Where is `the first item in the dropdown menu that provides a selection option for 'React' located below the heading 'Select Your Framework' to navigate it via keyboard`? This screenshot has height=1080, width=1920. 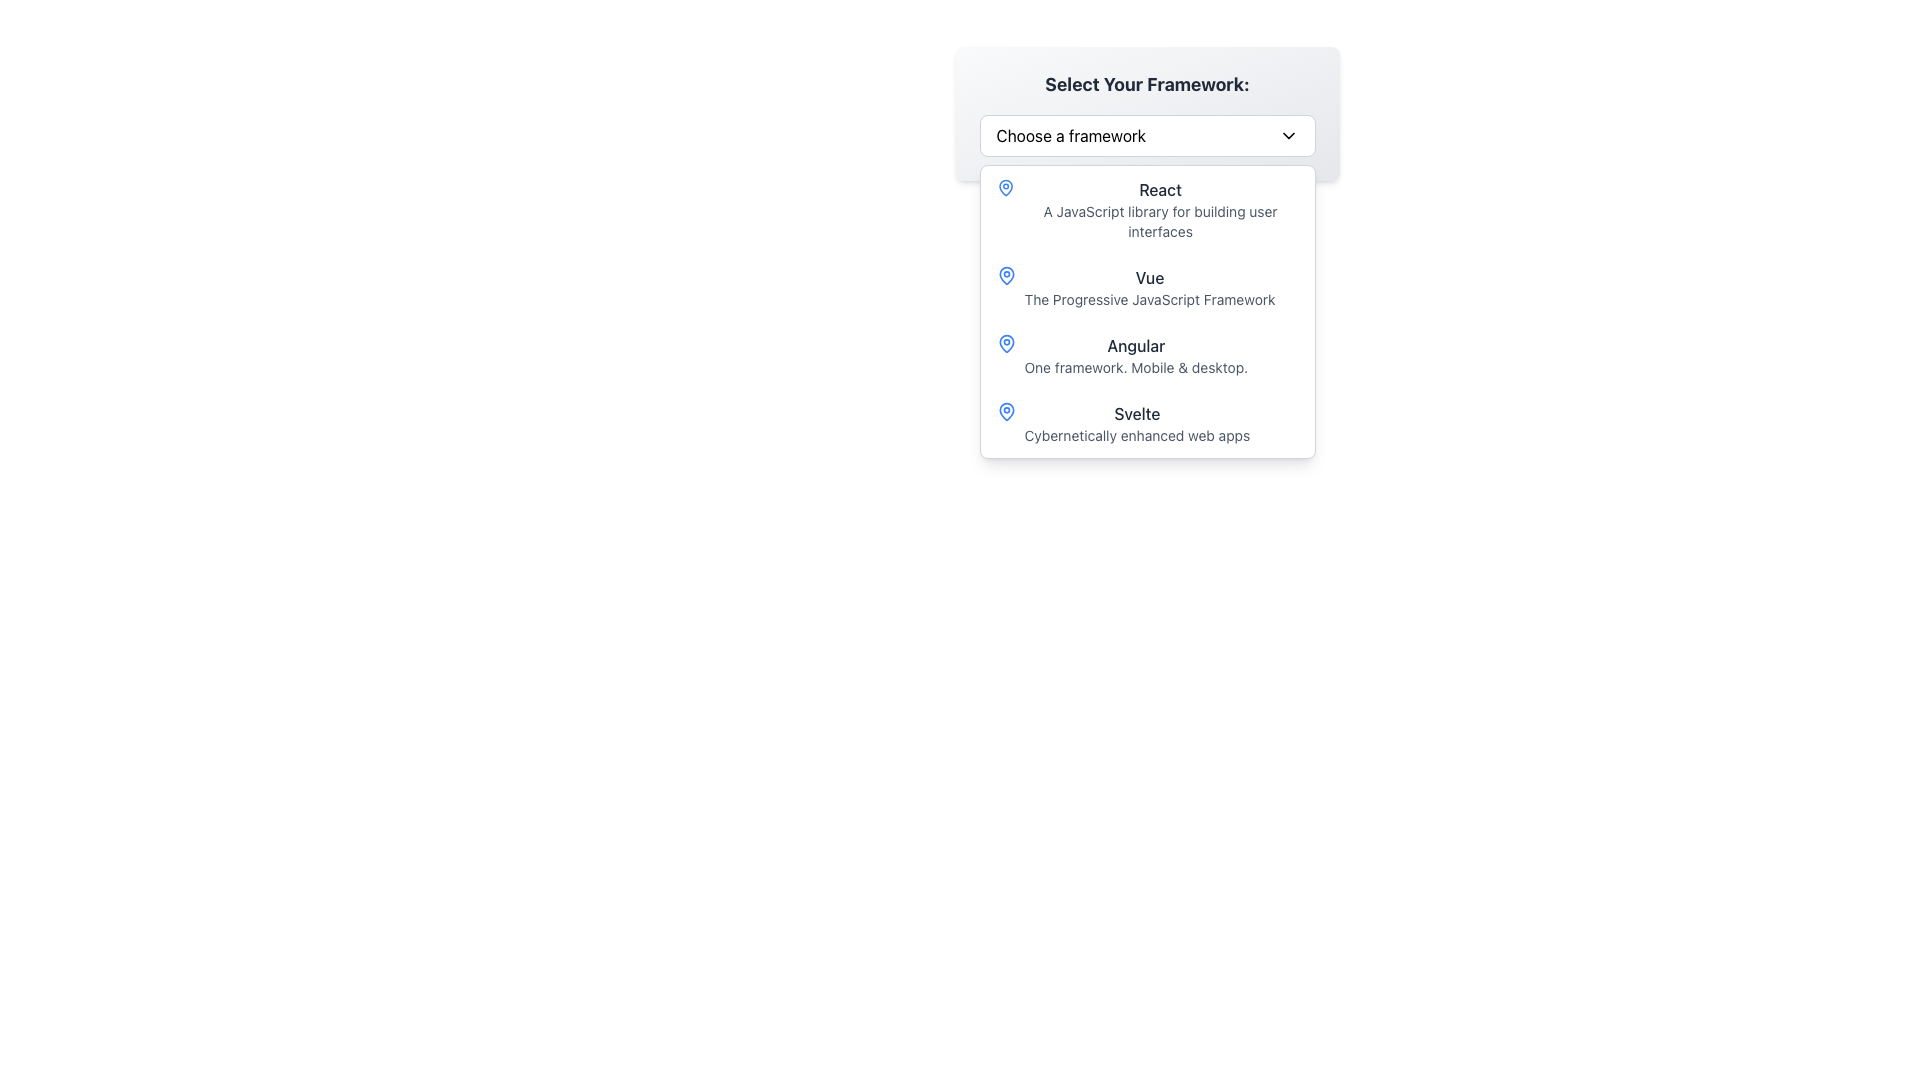
the first item in the dropdown menu that provides a selection option for 'React' located below the heading 'Select Your Framework' to navigate it via keyboard is located at coordinates (1160, 209).